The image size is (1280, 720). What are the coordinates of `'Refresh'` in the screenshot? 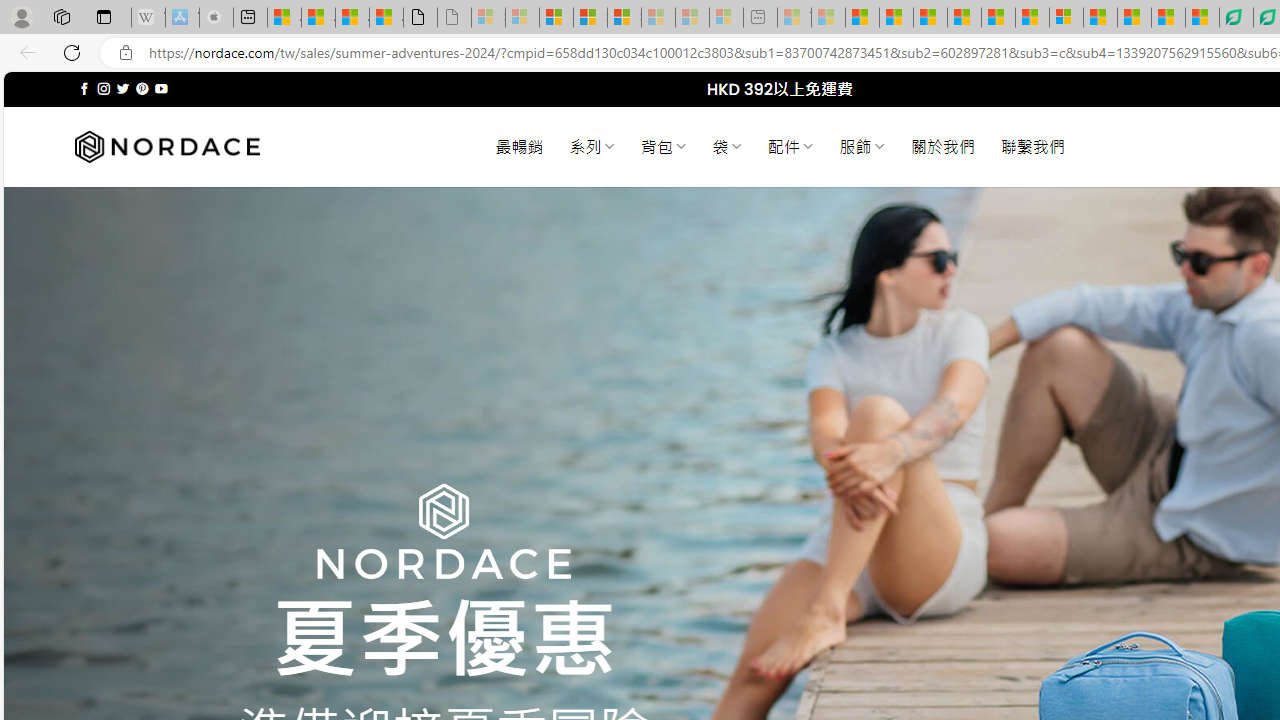 It's located at (72, 51).